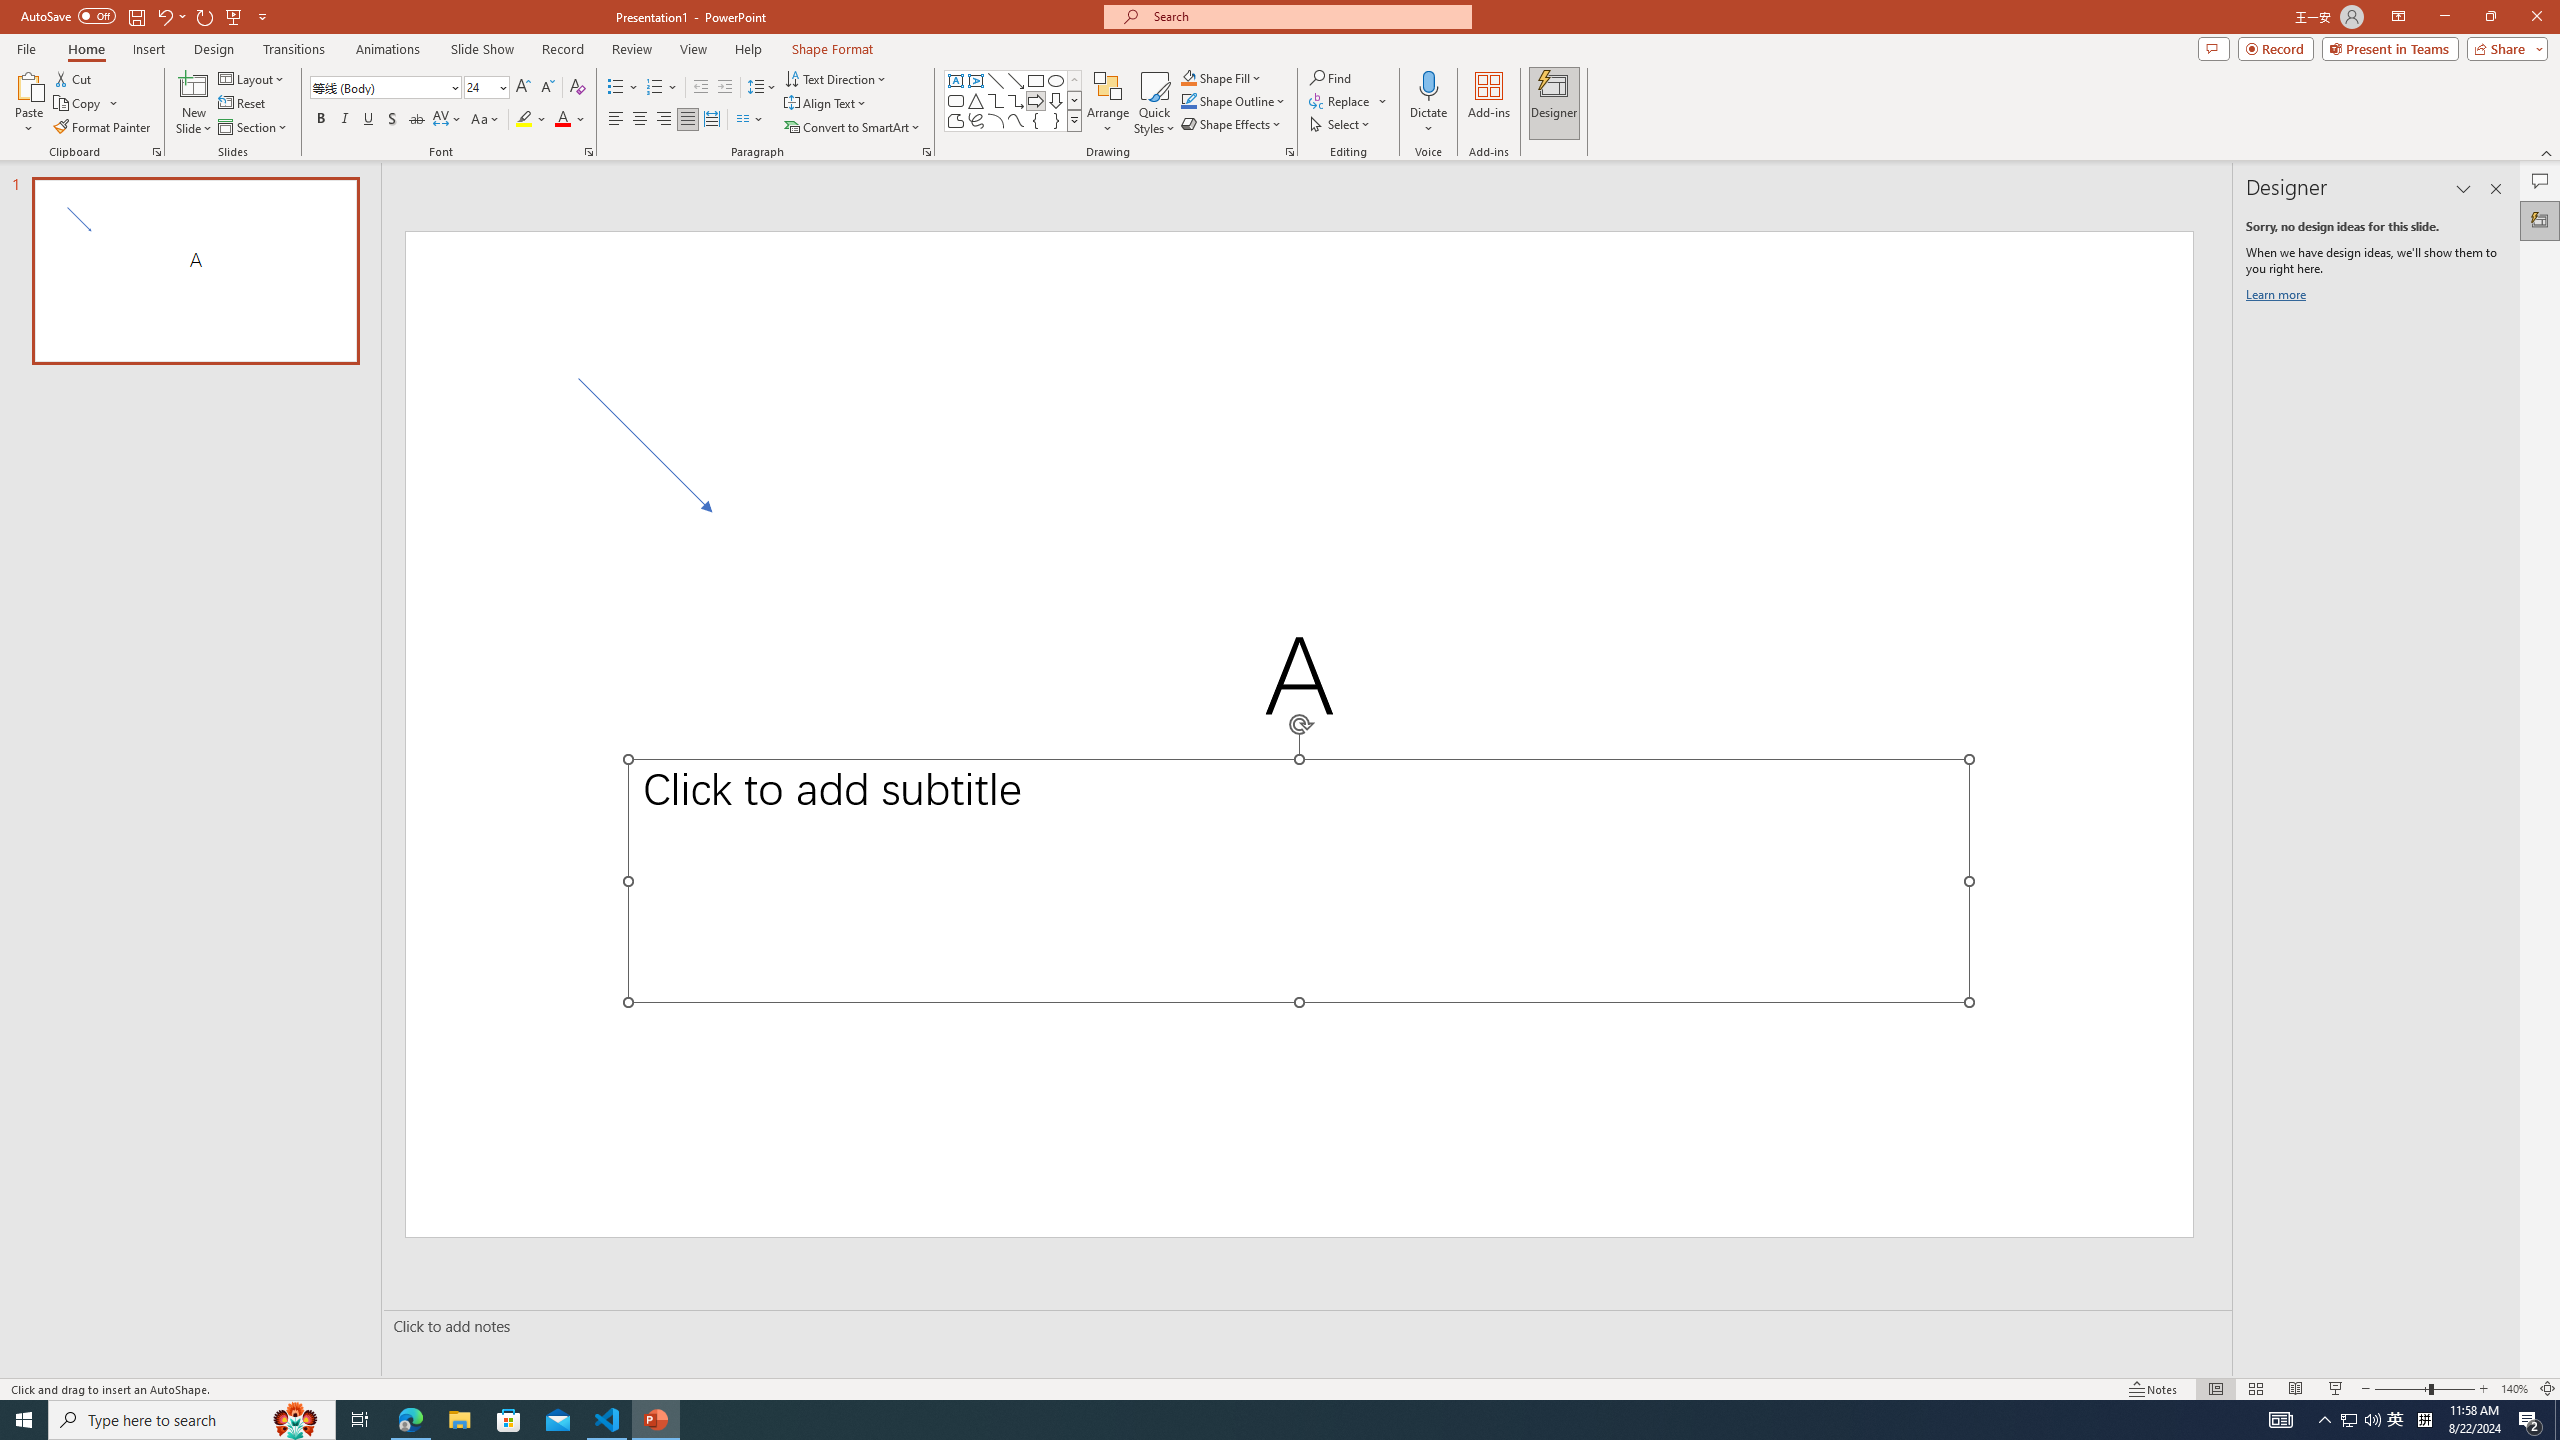 The image size is (2560, 1440). I want to click on 'Shape Outline Blue, Accent 1', so click(1189, 99).